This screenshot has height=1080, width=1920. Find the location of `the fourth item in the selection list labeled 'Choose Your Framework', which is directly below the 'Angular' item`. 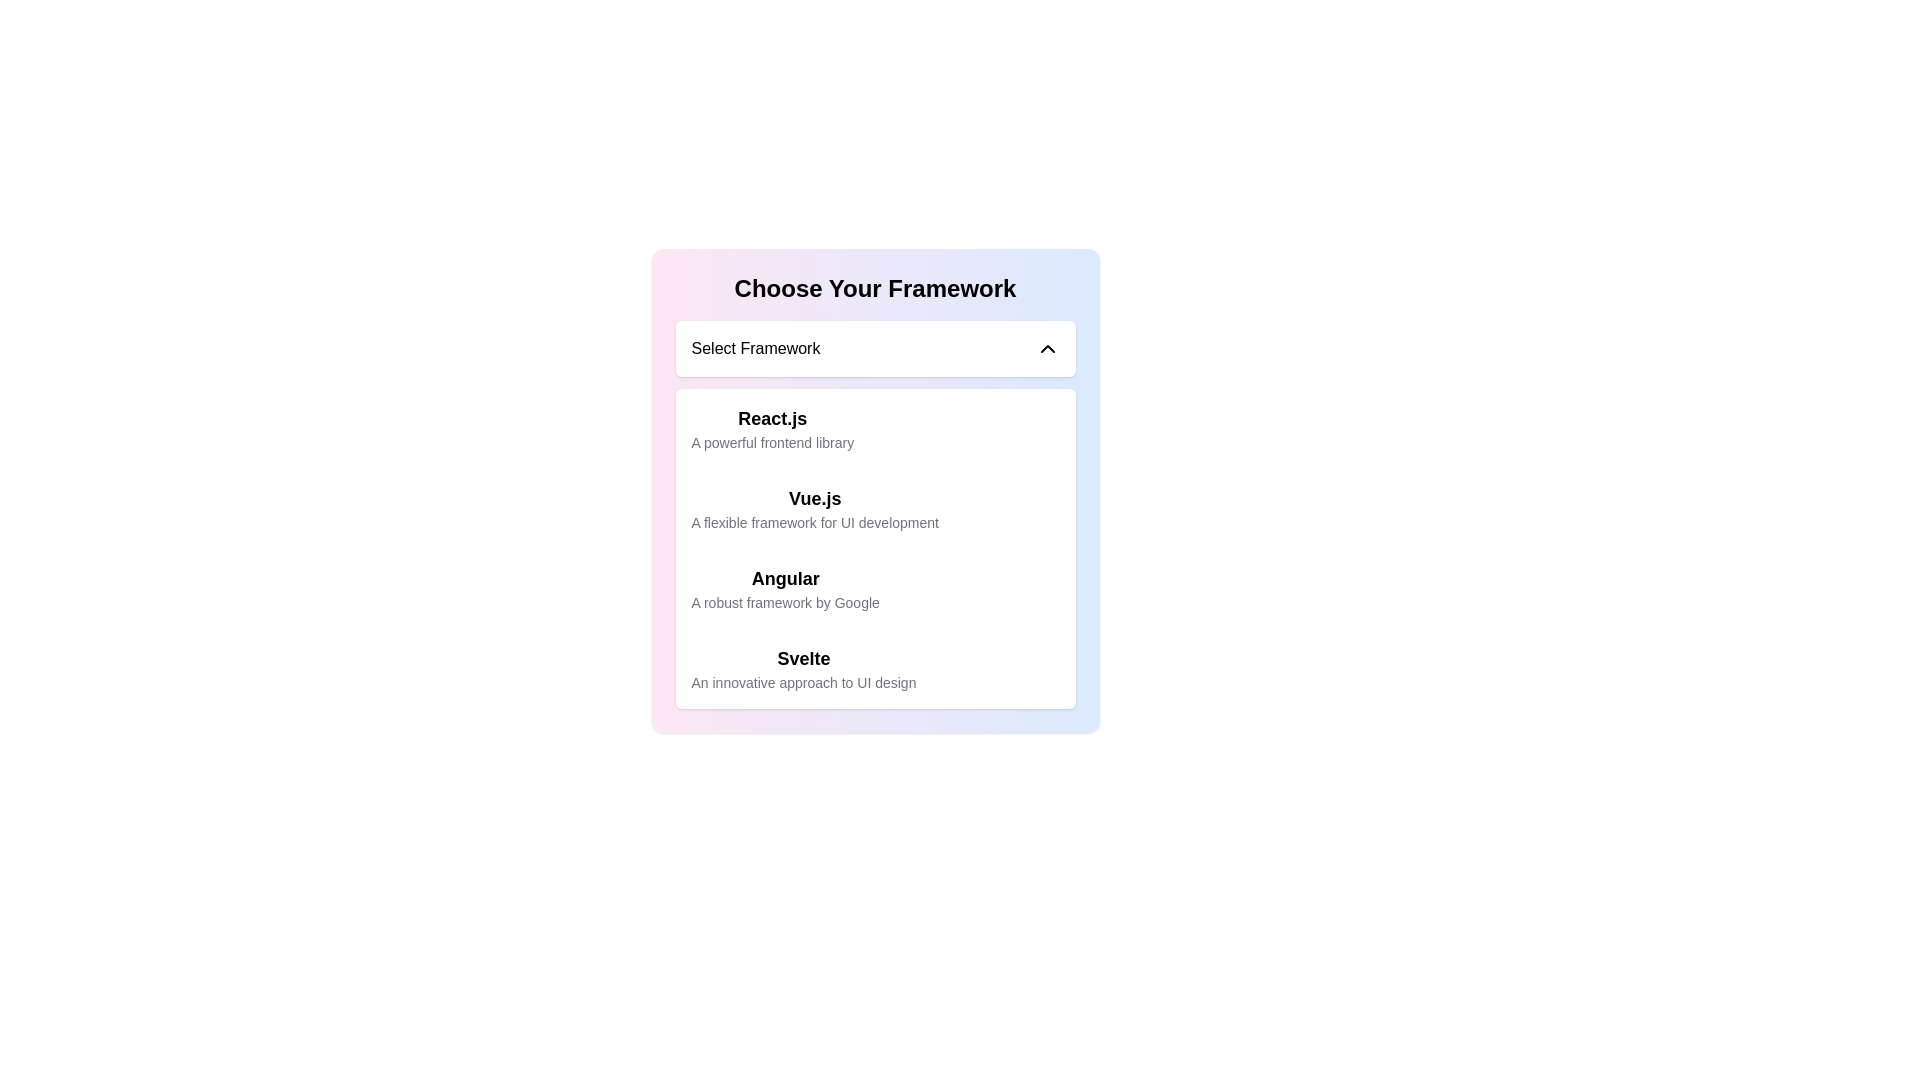

the fourth item in the selection list labeled 'Choose Your Framework', which is directly below the 'Angular' item is located at coordinates (875, 668).